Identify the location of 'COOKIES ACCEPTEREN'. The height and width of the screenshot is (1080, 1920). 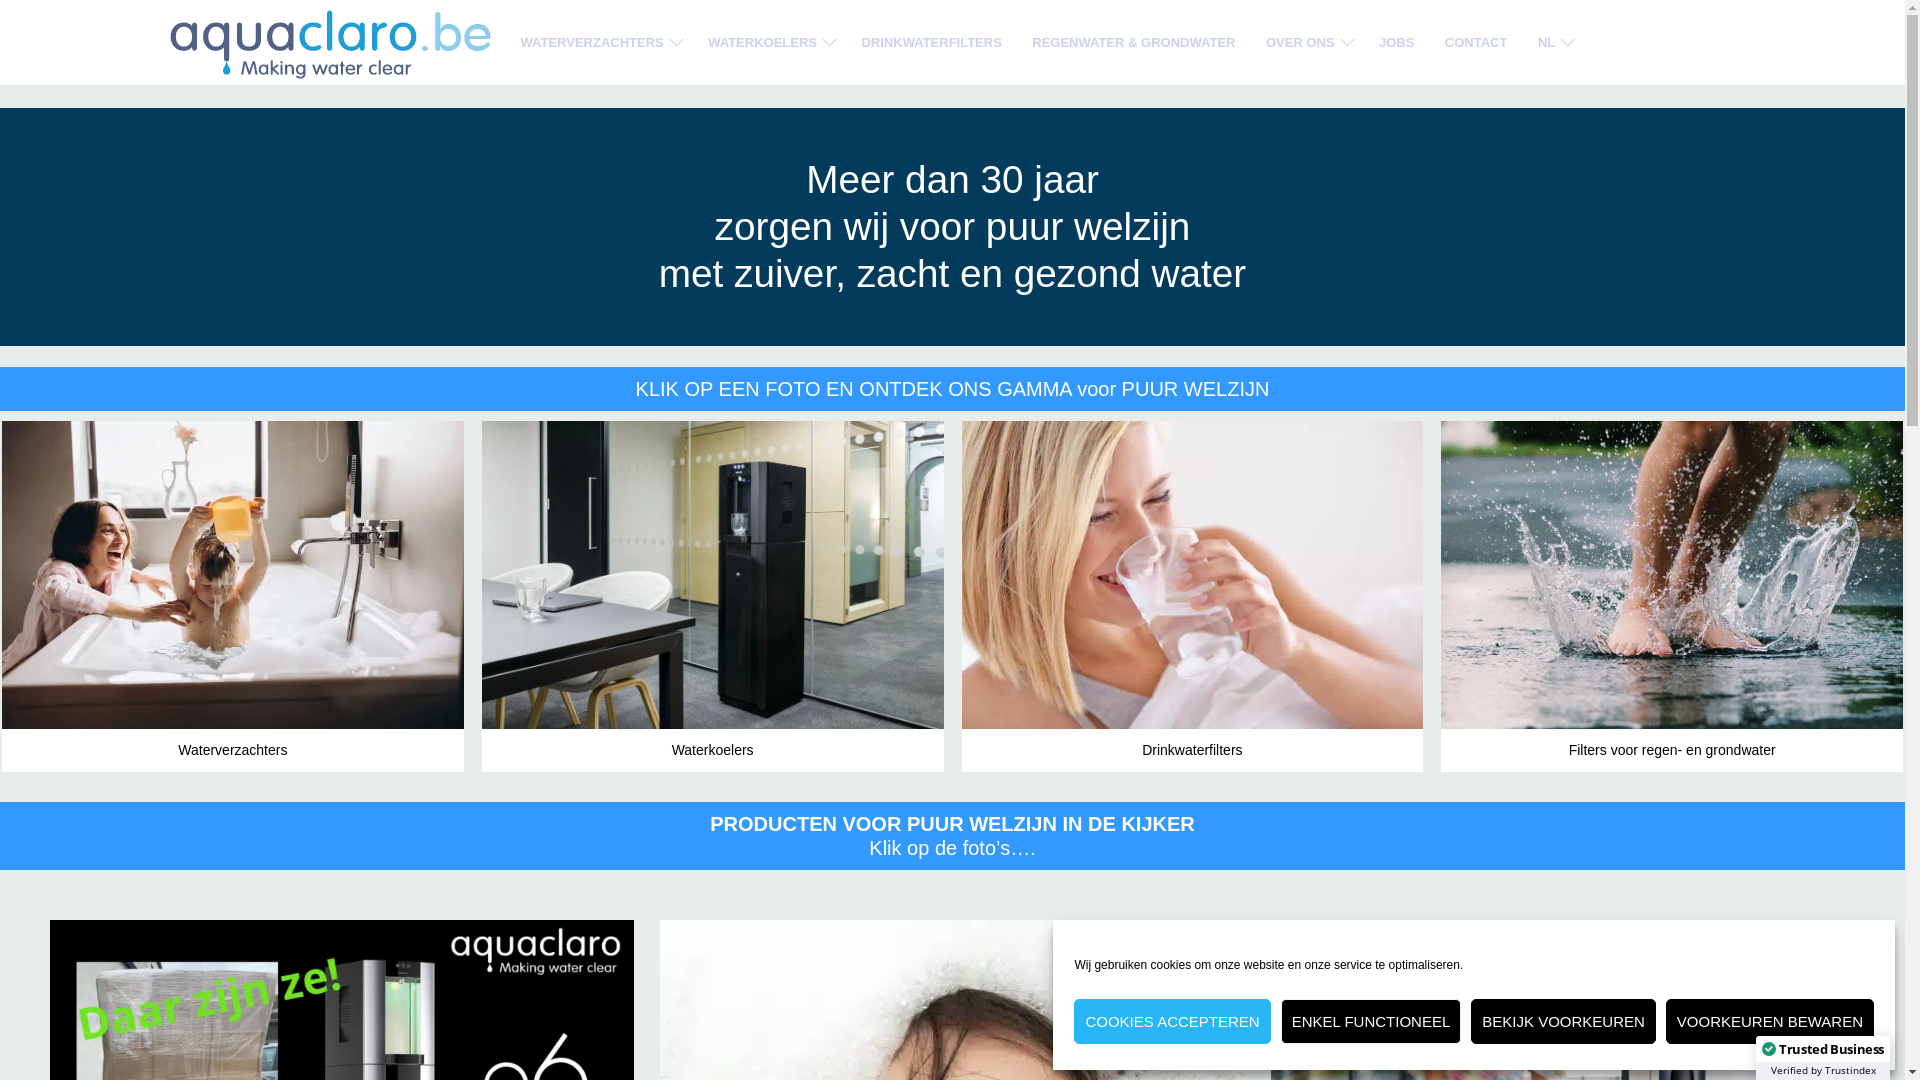
(1171, 1021).